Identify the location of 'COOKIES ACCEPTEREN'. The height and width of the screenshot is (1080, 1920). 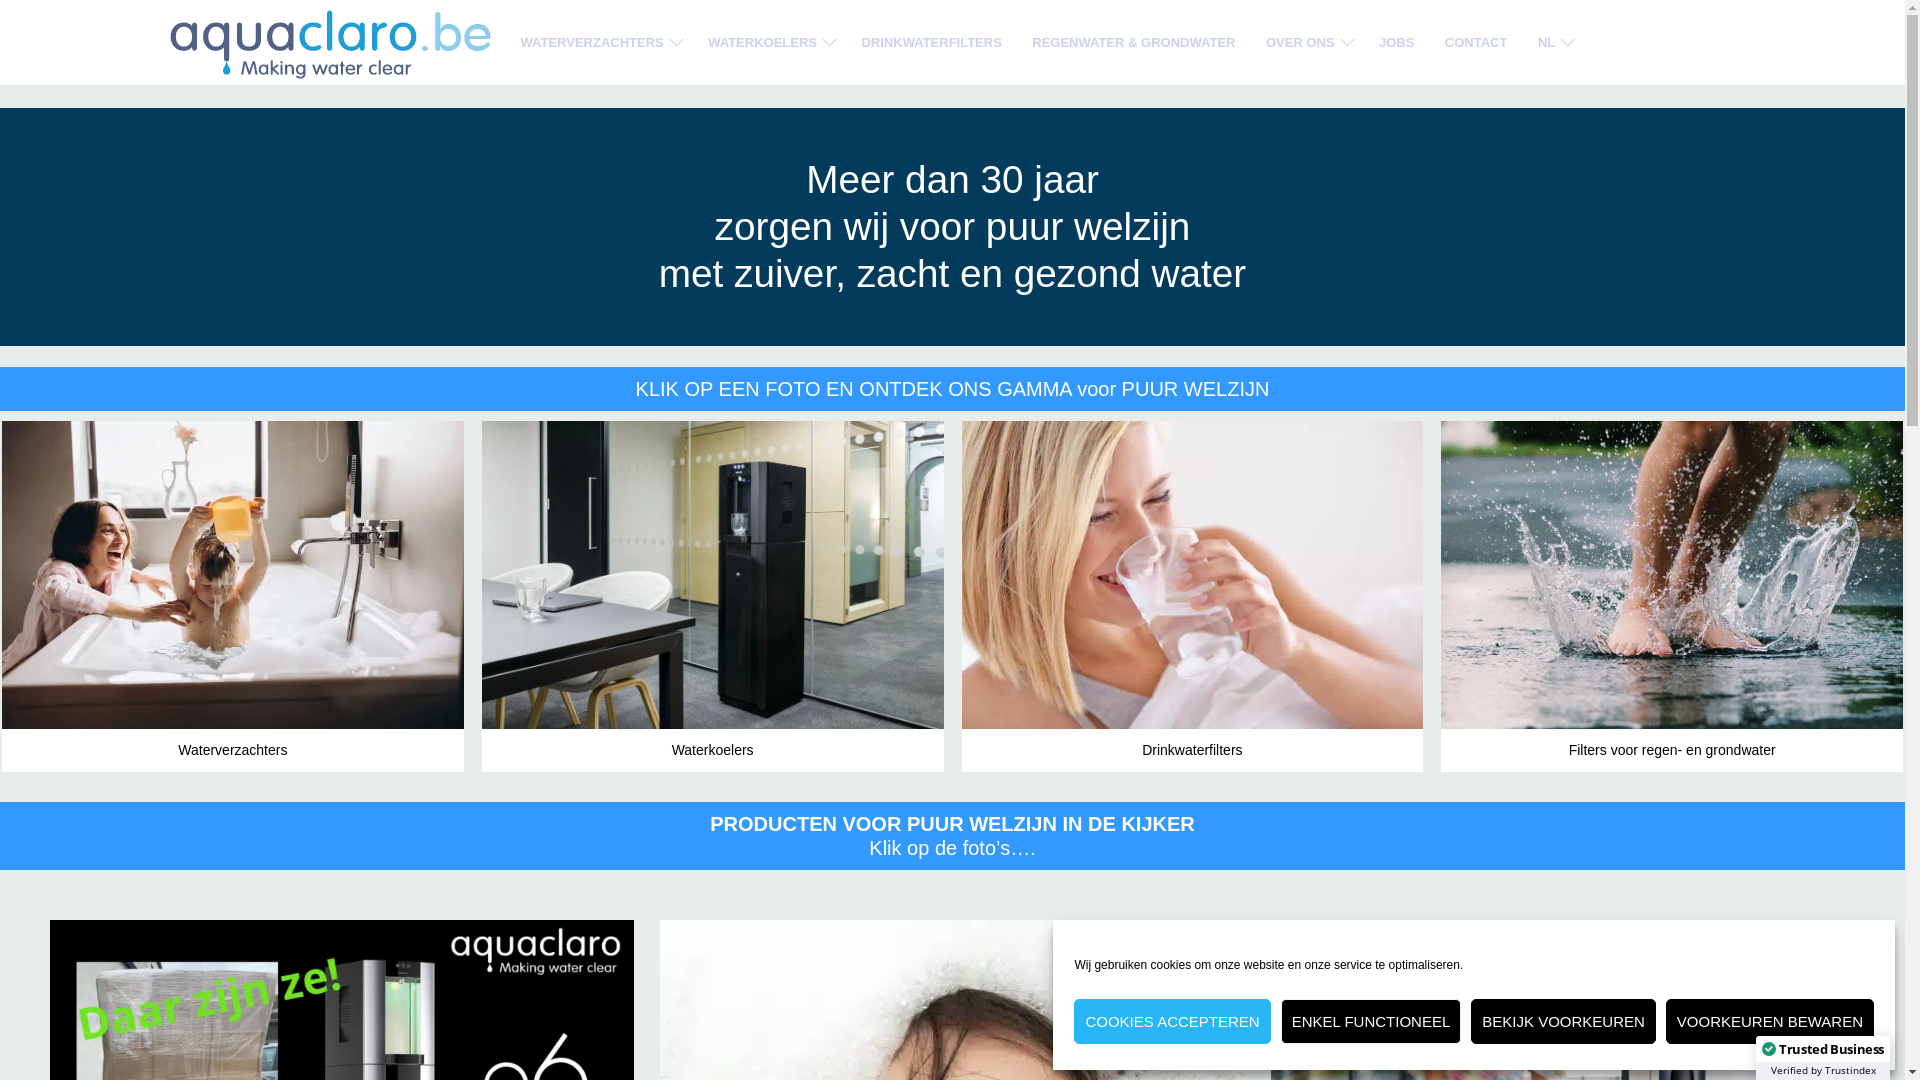
(1171, 1021).